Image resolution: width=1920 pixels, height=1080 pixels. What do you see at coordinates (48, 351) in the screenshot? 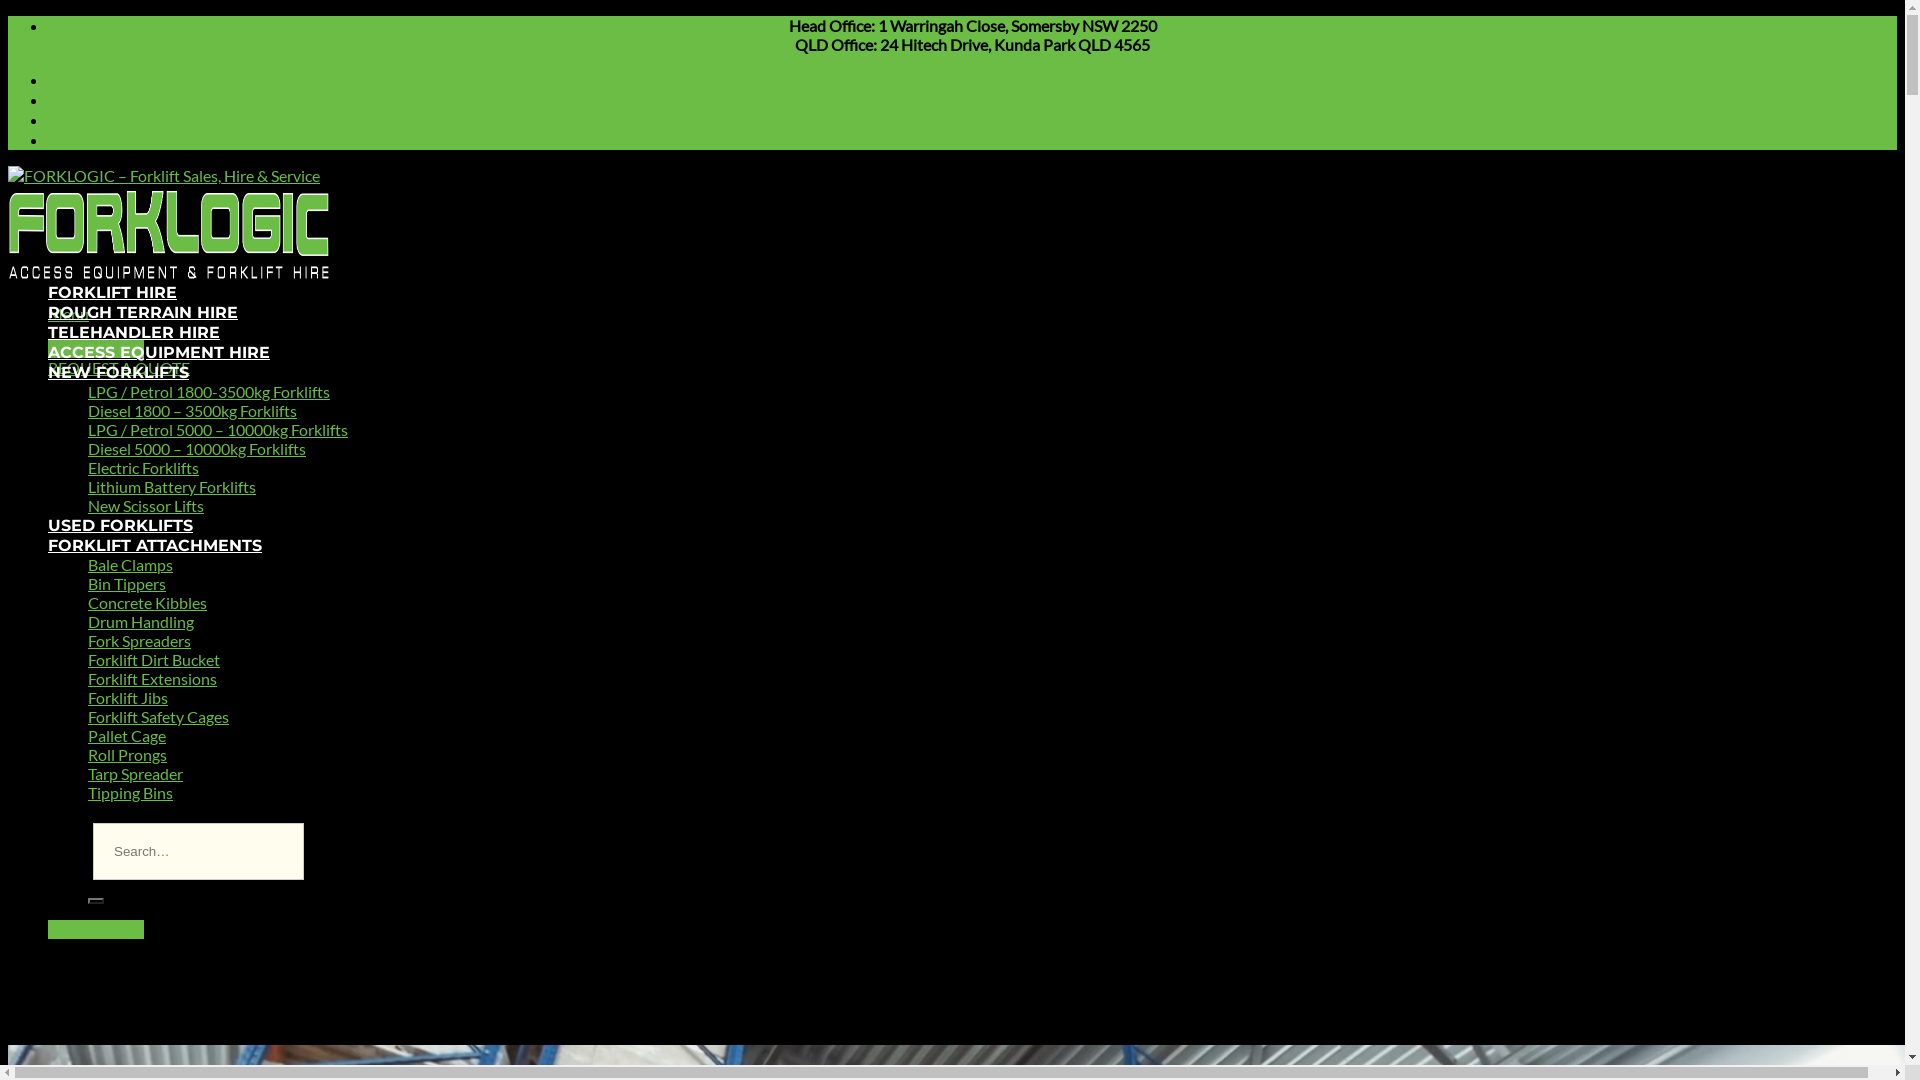
I see `'ACCESS EQUIPMENT HIRE'` at bounding box center [48, 351].